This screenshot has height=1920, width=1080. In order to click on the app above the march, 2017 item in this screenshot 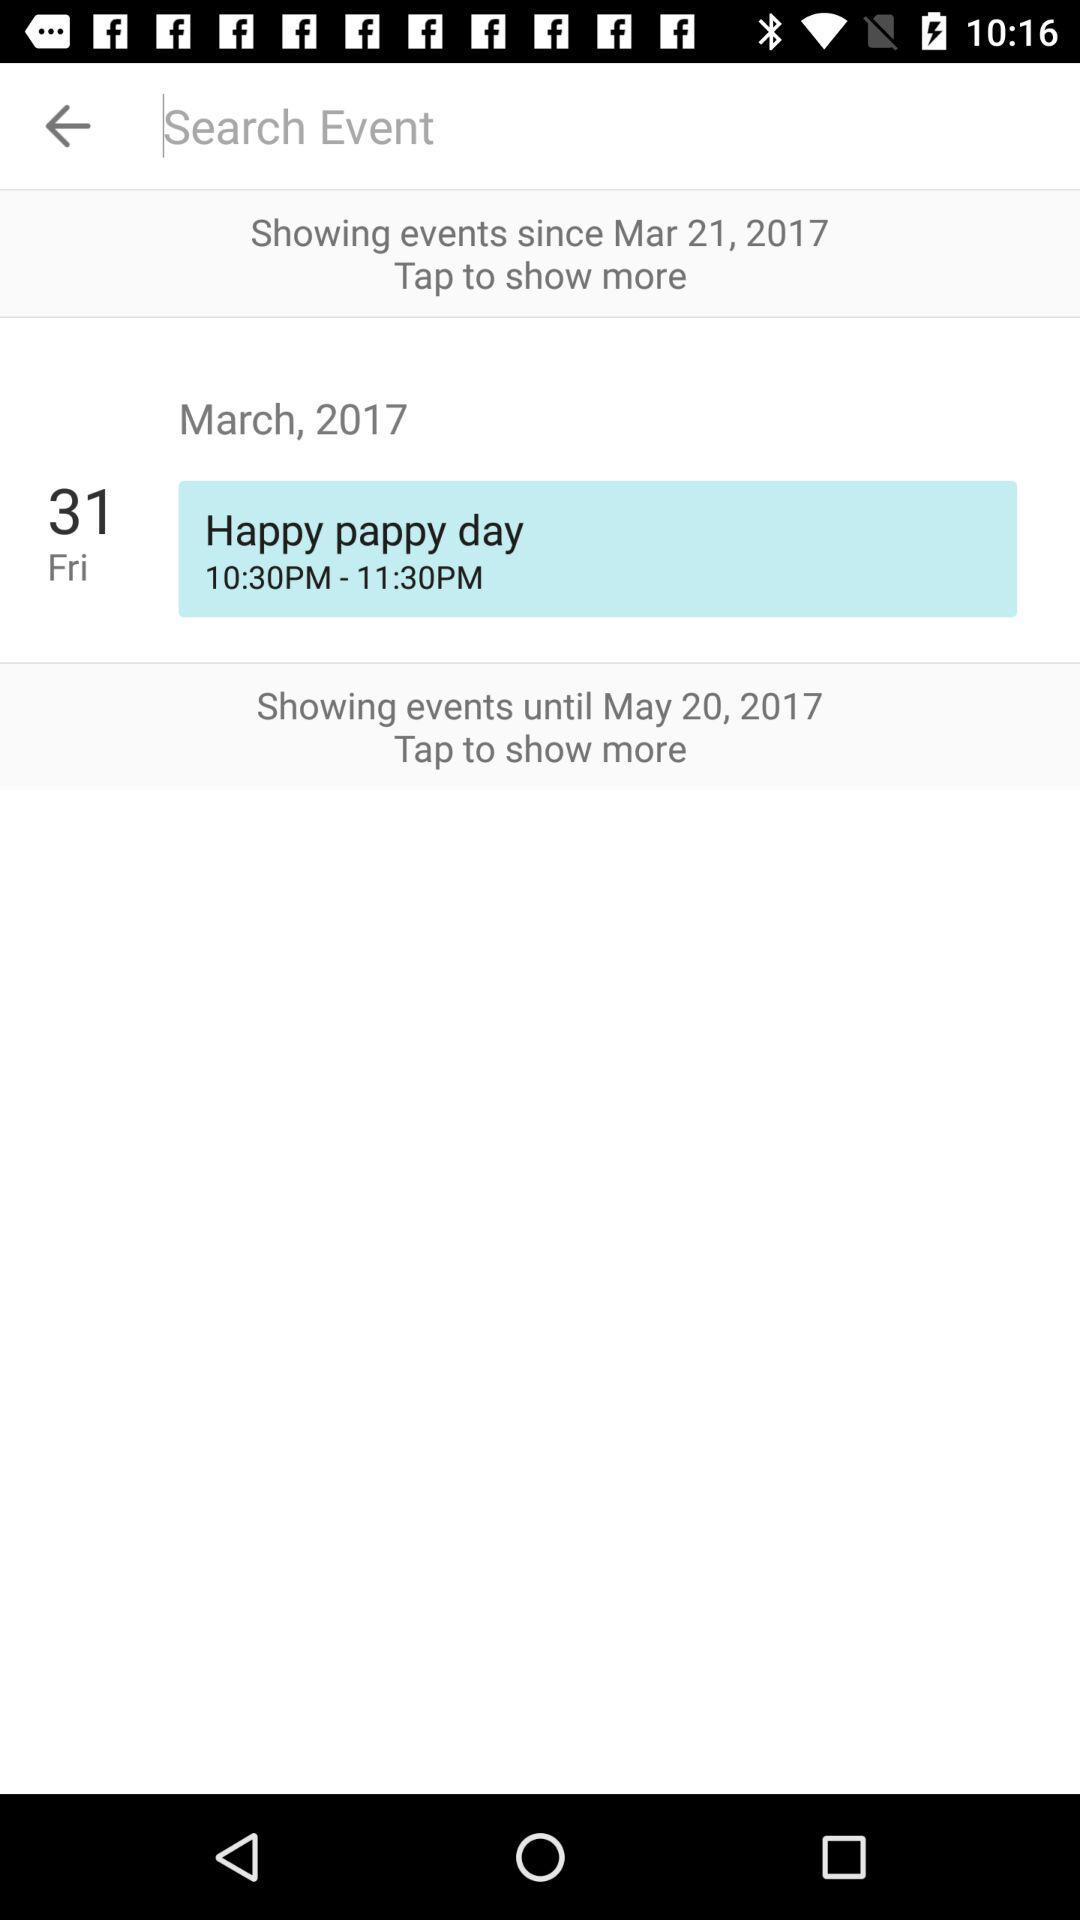, I will do `click(540, 316)`.